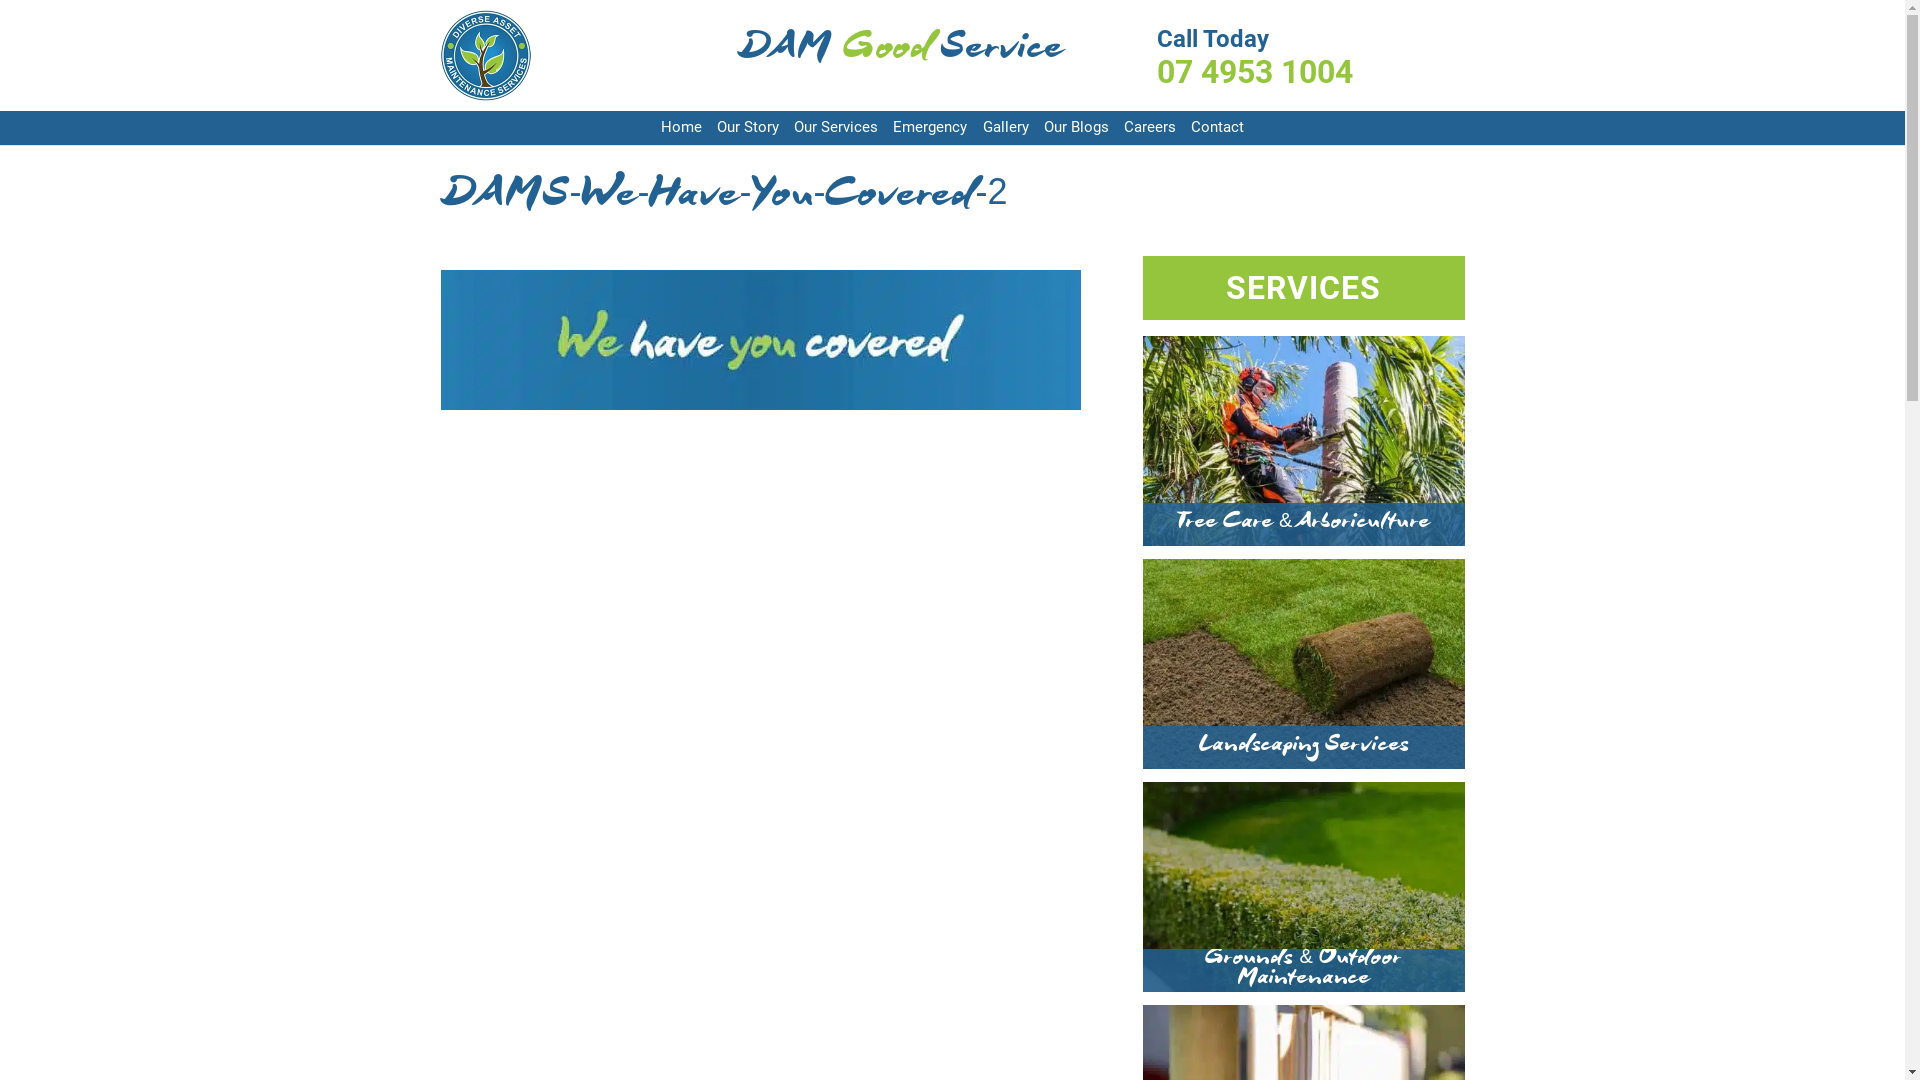 This screenshot has width=1920, height=1080. What do you see at coordinates (1006, 128) in the screenshot?
I see `'Gallery'` at bounding box center [1006, 128].